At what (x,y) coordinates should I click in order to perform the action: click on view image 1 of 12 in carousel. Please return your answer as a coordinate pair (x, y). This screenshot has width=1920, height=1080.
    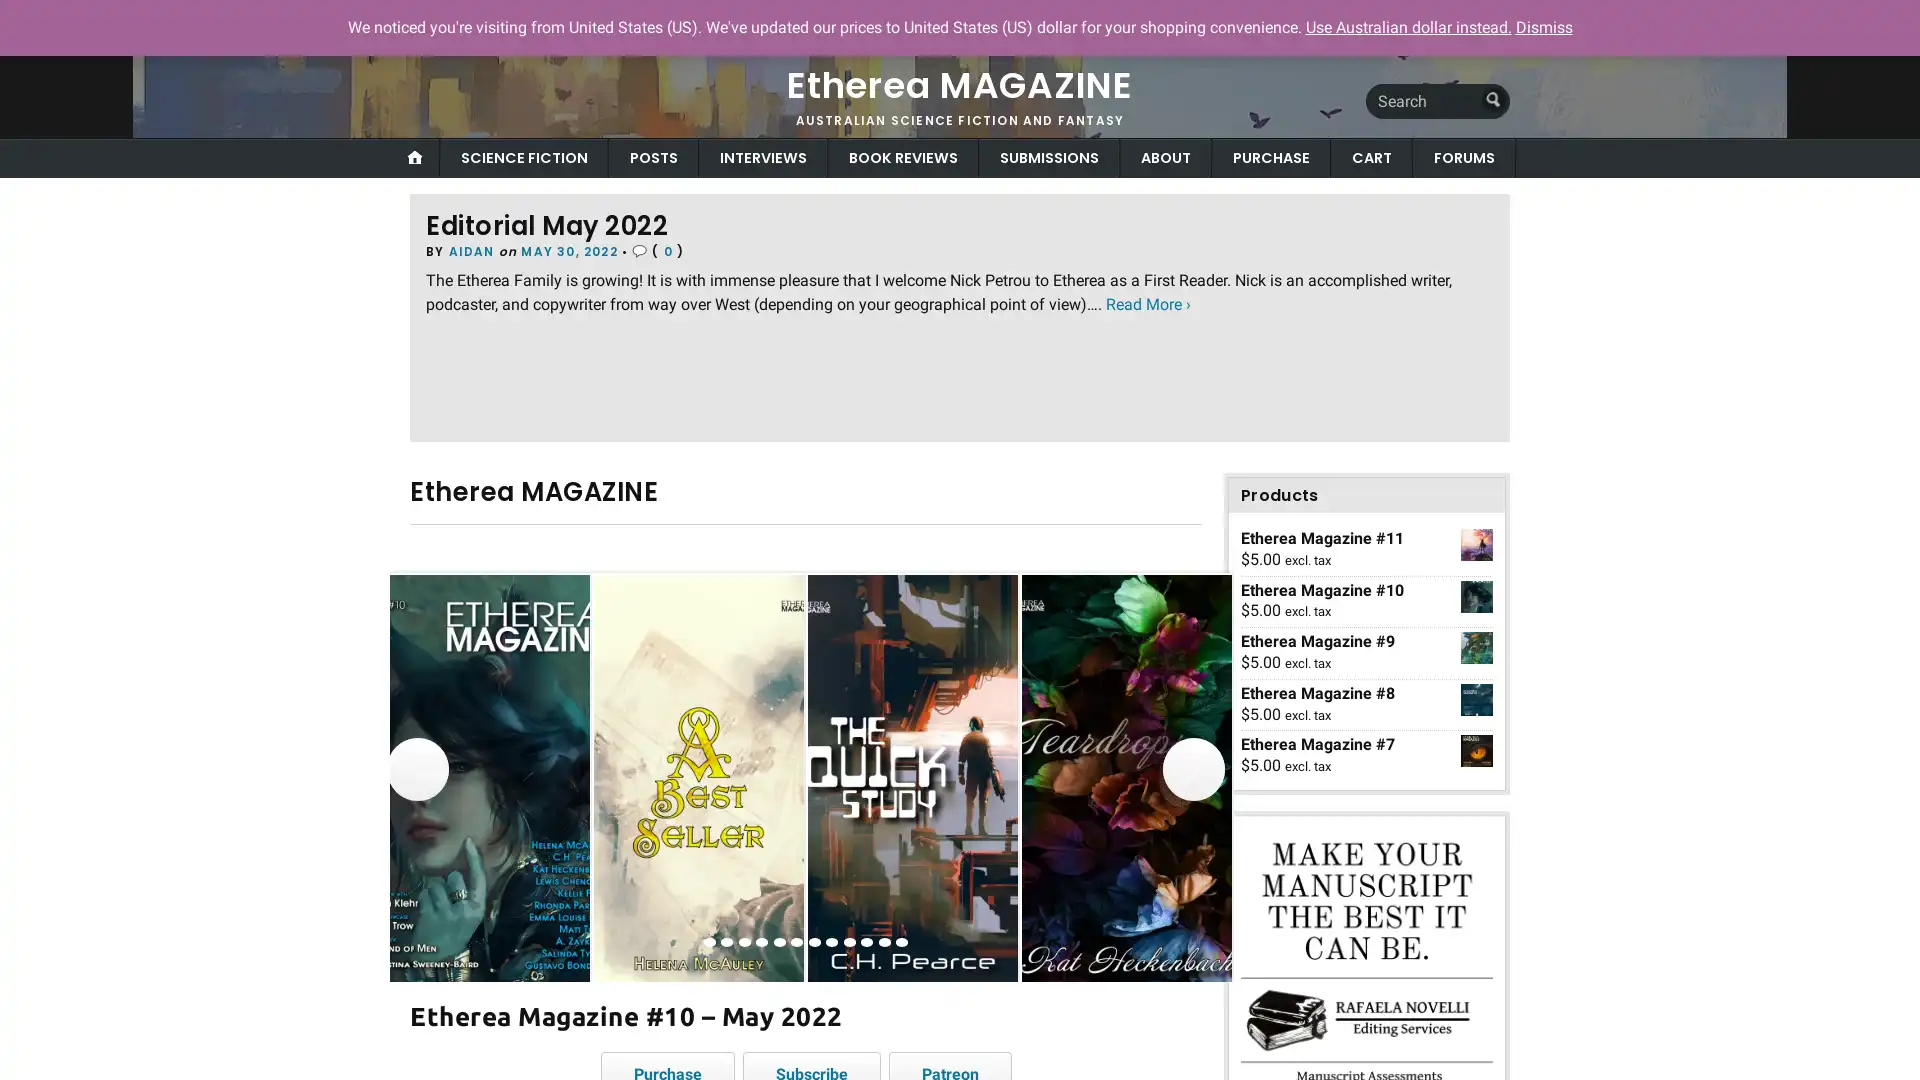
    Looking at the image, I should click on (709, 941).